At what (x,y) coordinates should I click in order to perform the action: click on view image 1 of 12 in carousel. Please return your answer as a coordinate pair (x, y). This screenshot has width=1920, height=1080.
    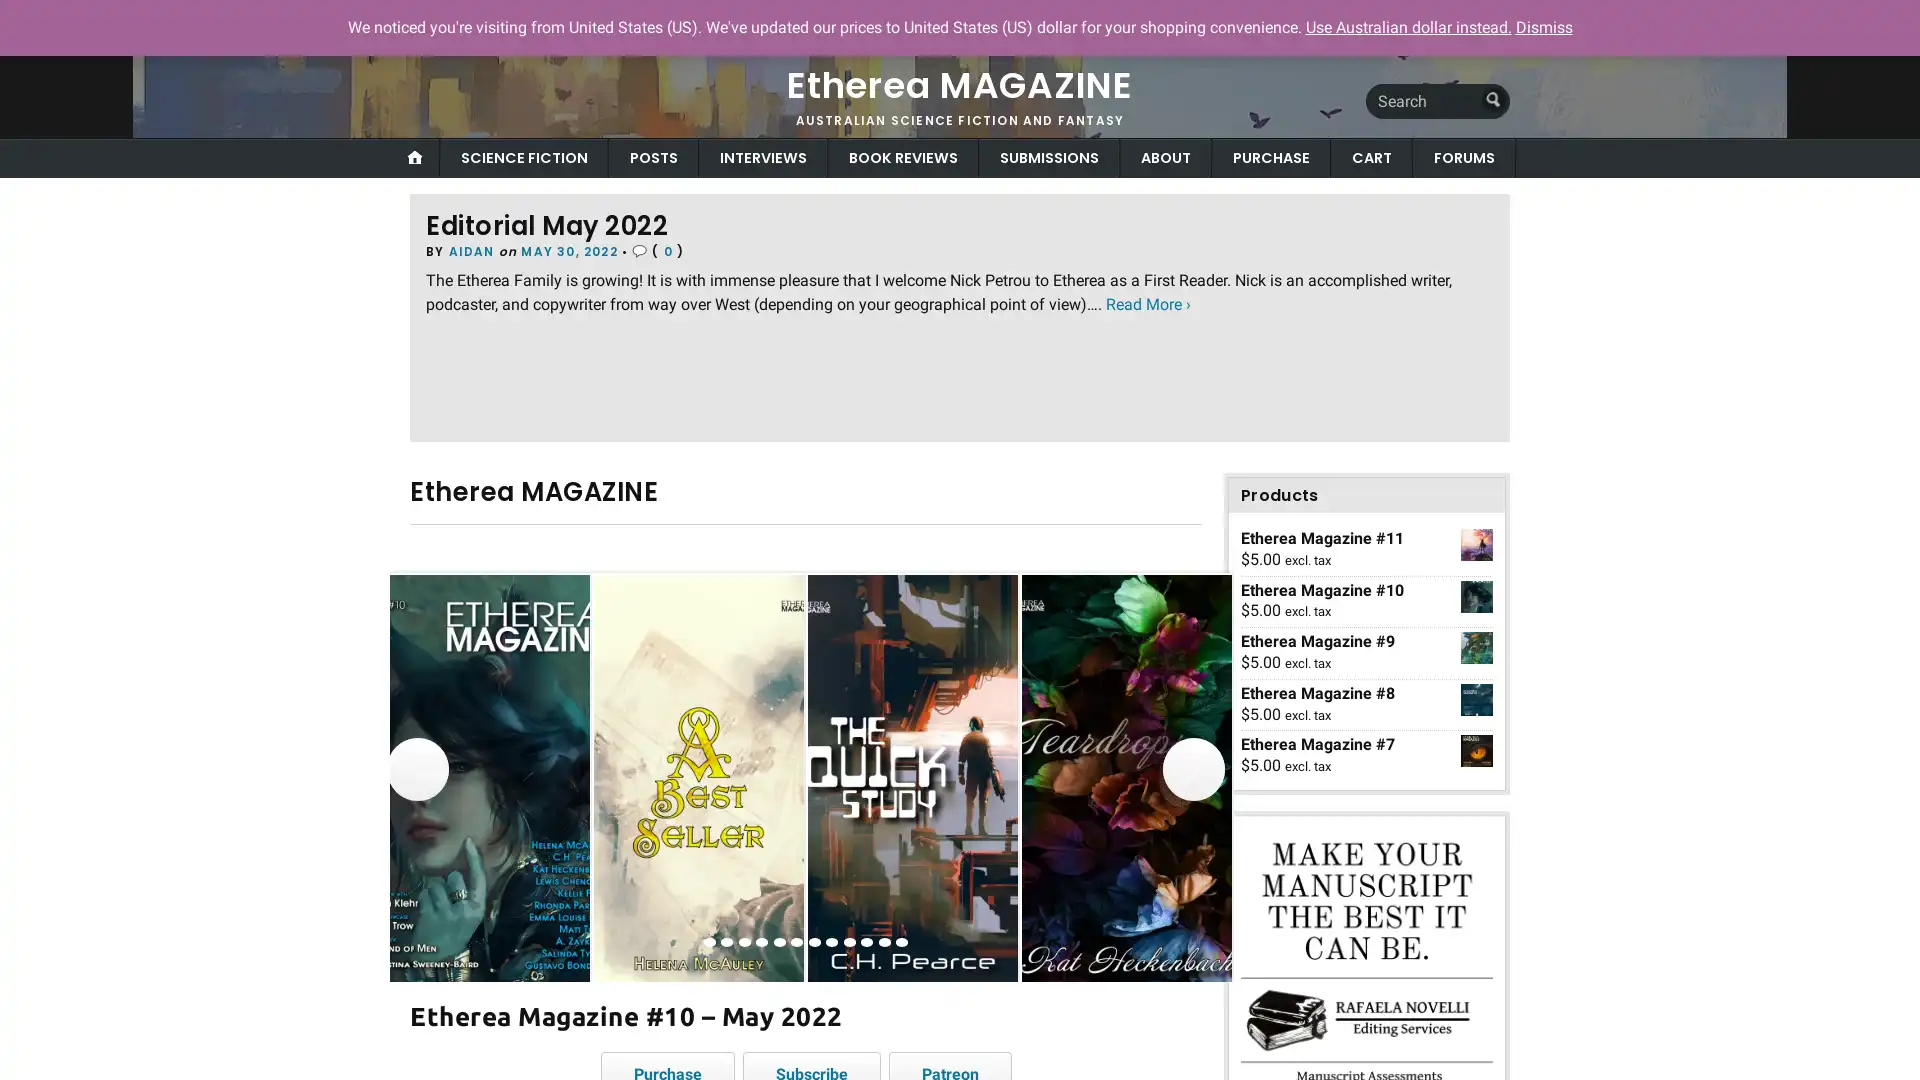
    Looking at the image, I should click on (709, 941).